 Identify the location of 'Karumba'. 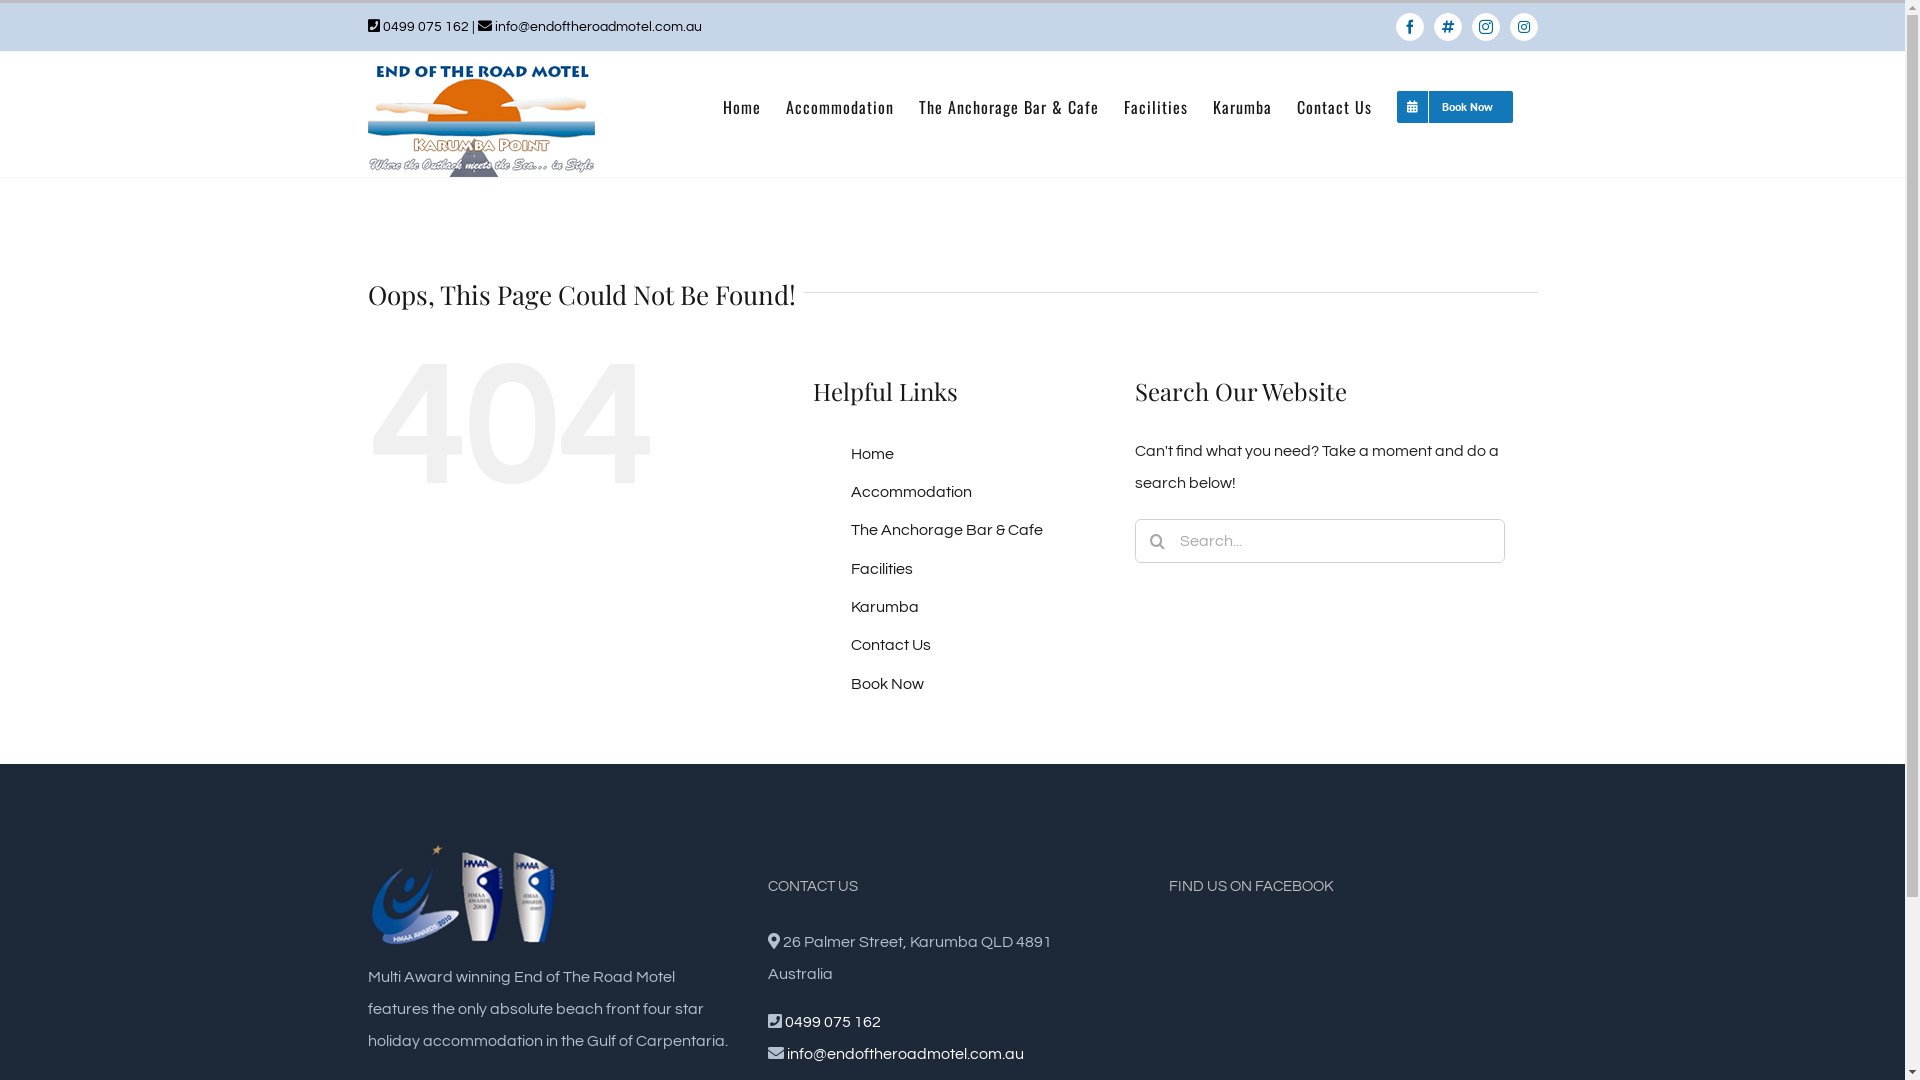
(850, 605).